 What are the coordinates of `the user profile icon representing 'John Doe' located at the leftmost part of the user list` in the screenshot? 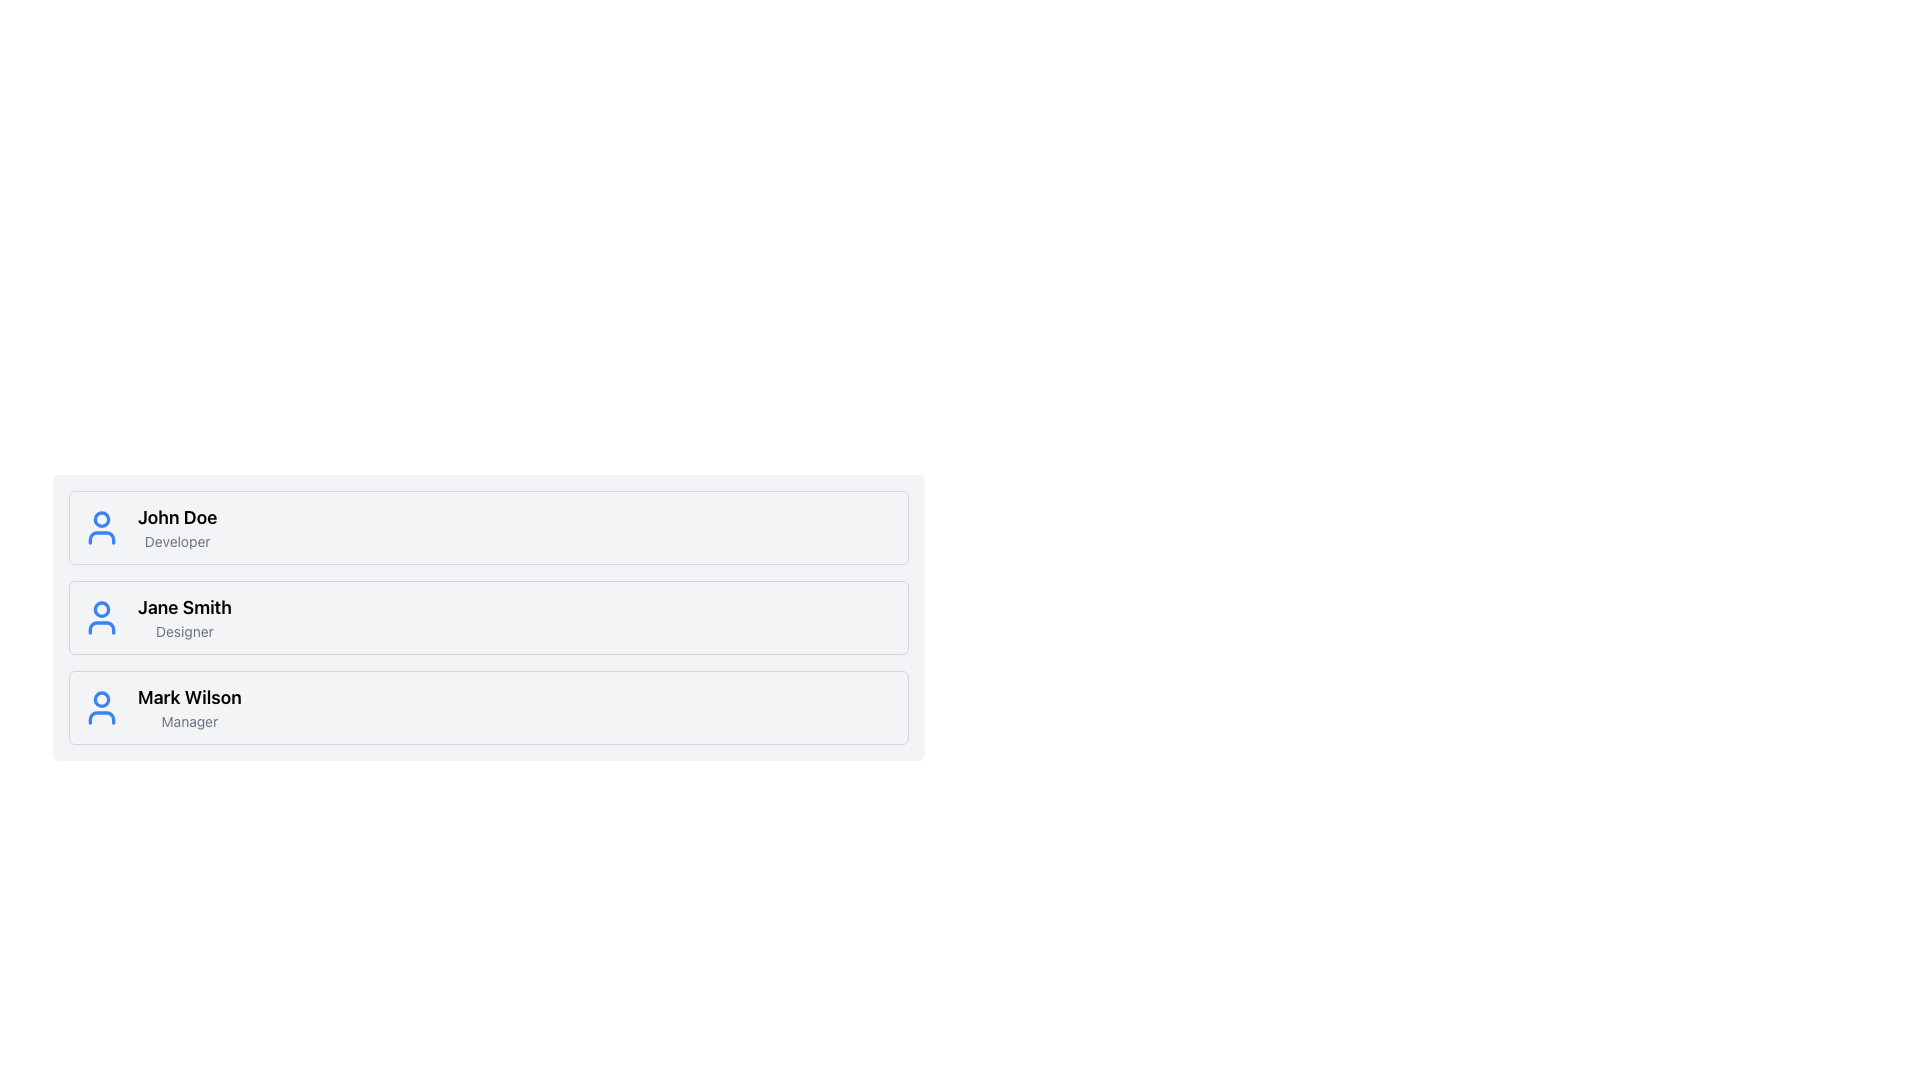 It's located at (100, 527).